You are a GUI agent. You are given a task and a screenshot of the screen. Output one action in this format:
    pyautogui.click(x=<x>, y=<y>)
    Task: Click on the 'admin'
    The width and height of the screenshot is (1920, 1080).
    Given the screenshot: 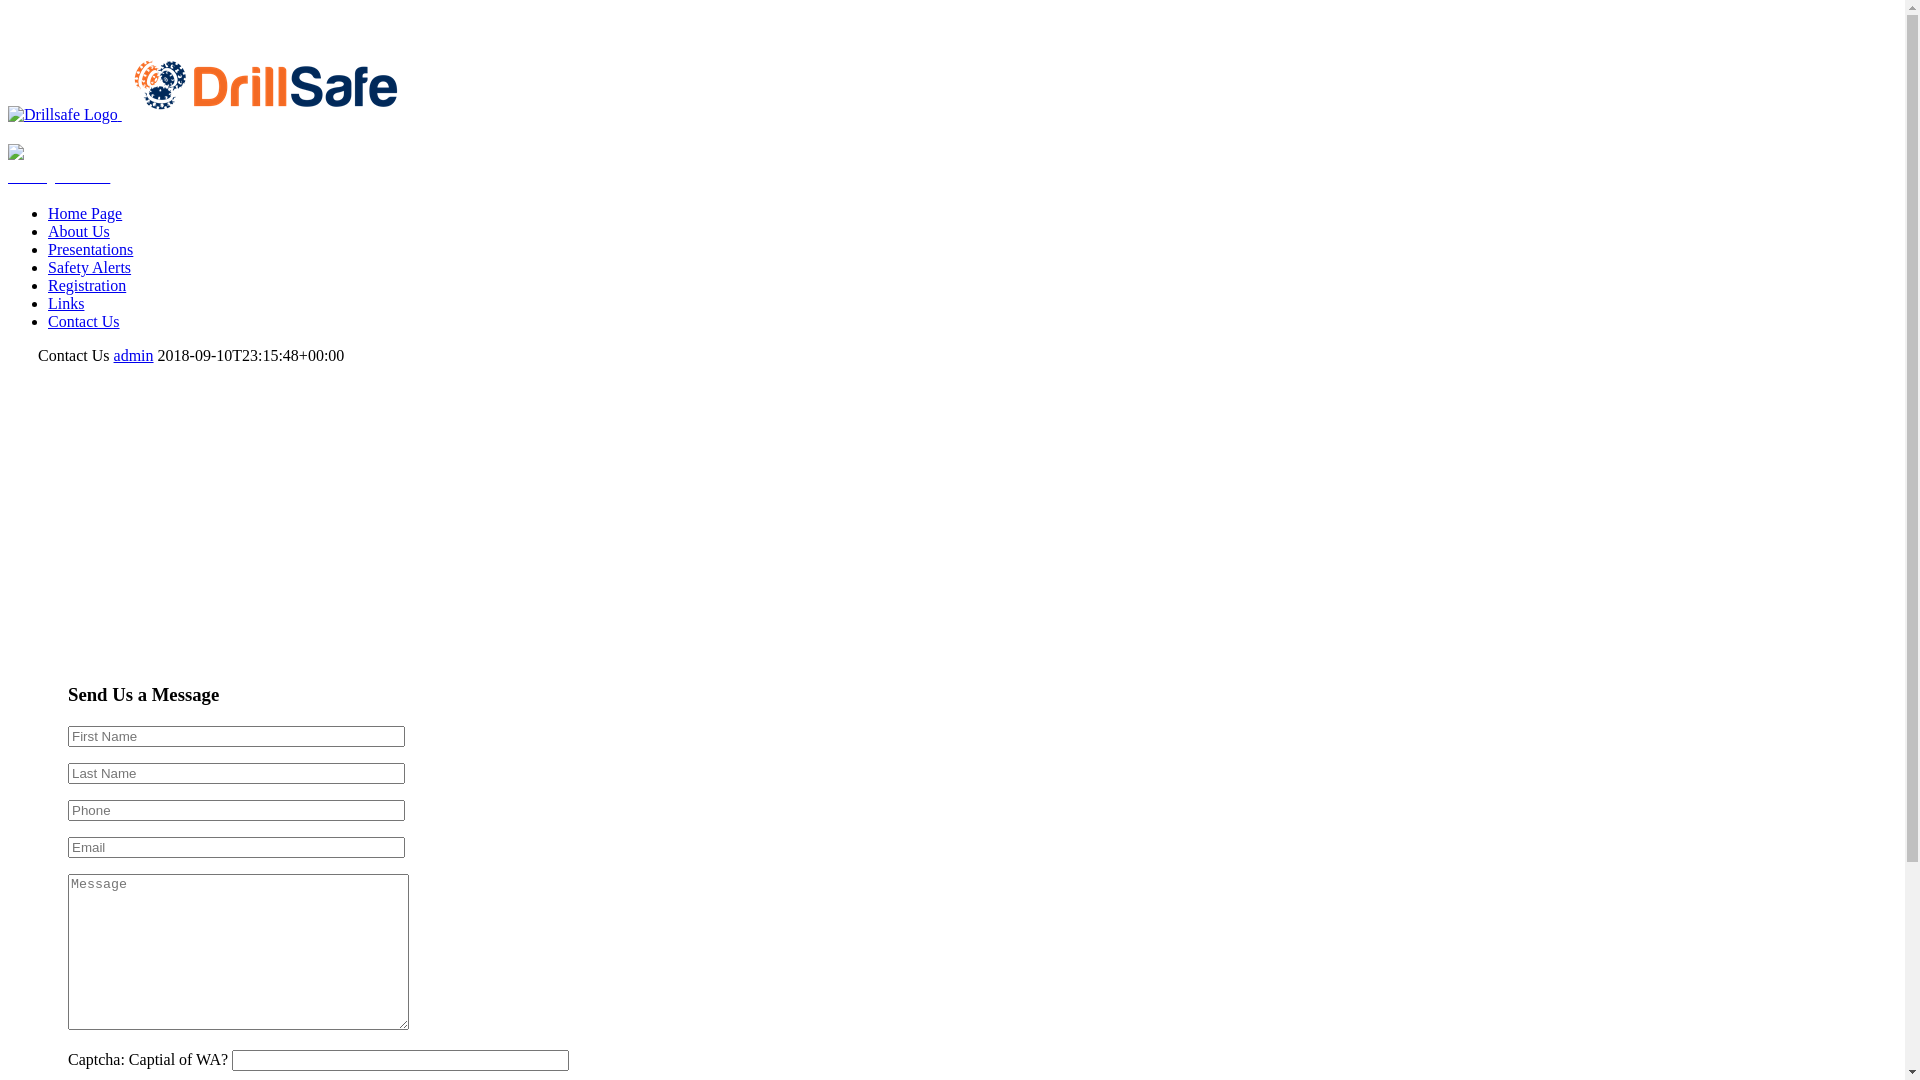 What is the action you would take?
    pyautogui.click(x=113, y=354)
    